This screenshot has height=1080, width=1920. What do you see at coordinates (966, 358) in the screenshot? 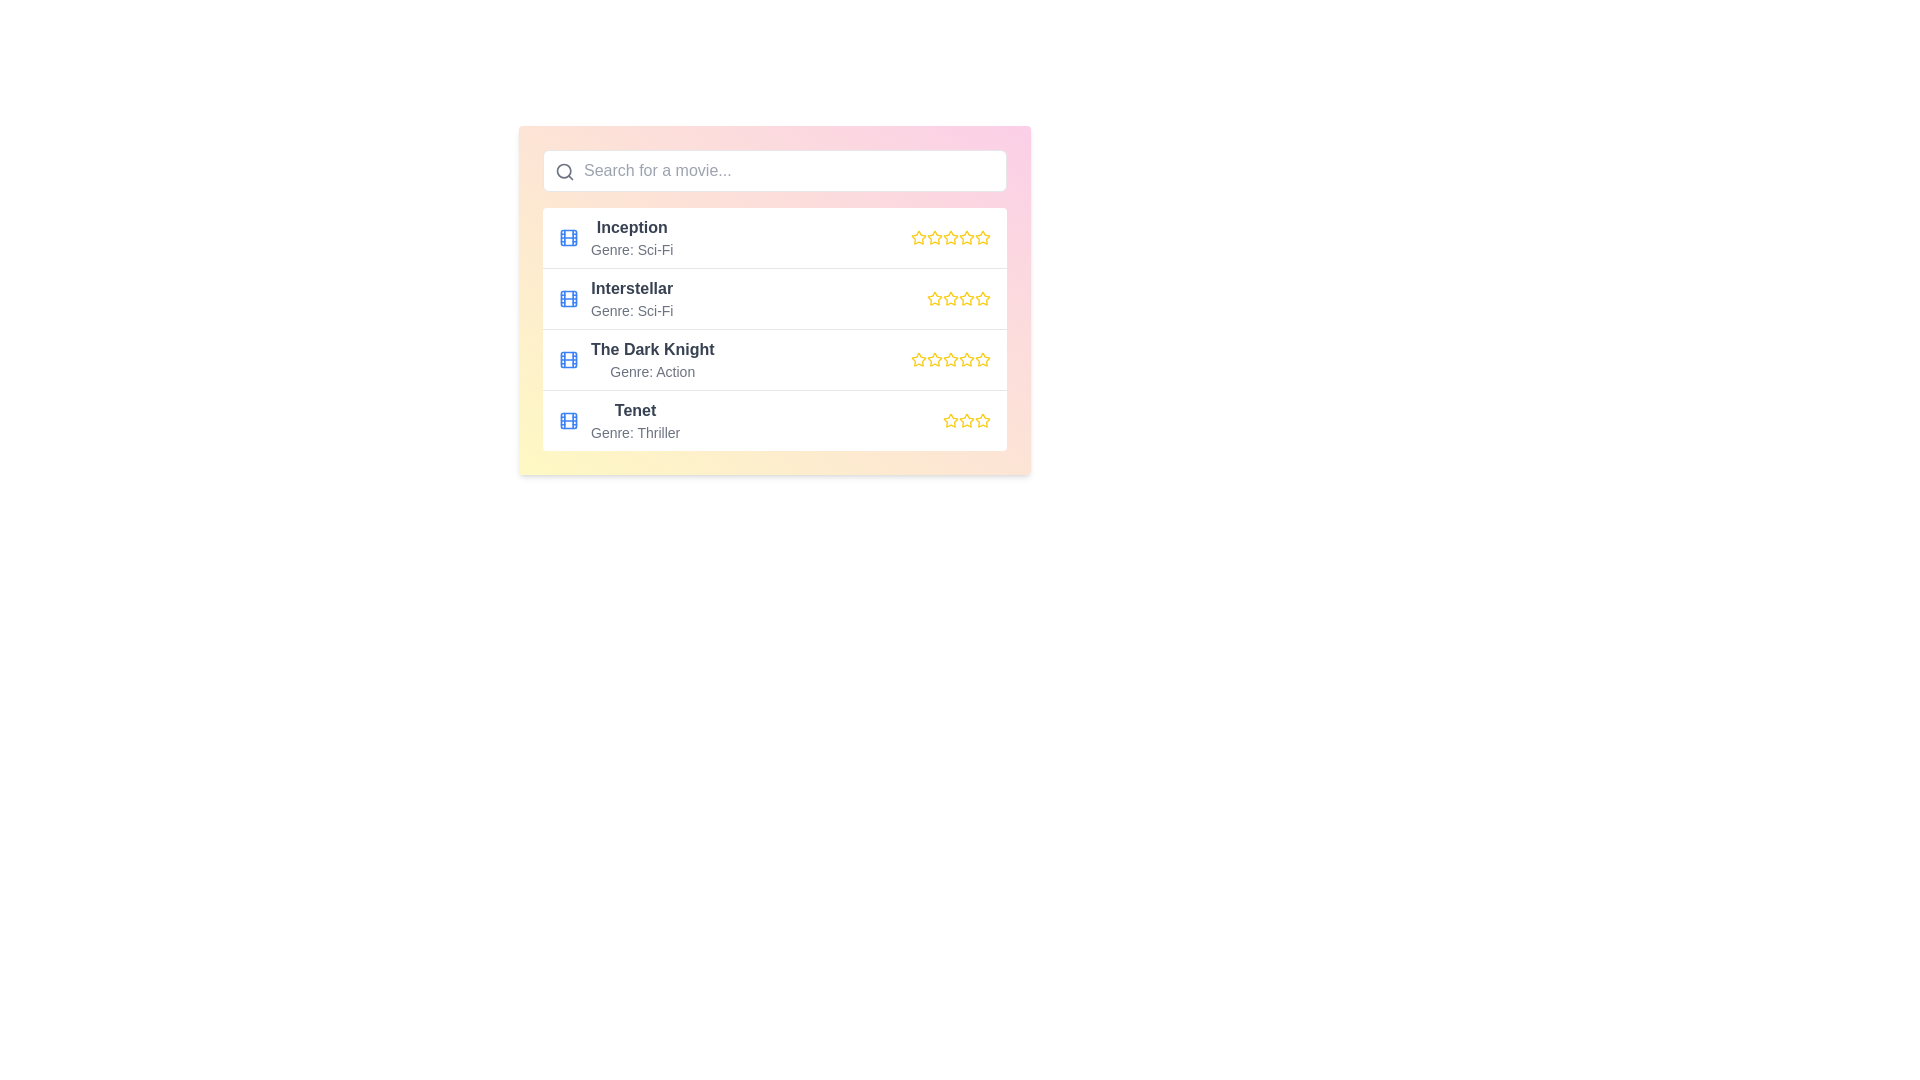
I see `the fourth star icon in the rating section of 'The Dark Knight' to rate it` at bounding box center [966, 358].